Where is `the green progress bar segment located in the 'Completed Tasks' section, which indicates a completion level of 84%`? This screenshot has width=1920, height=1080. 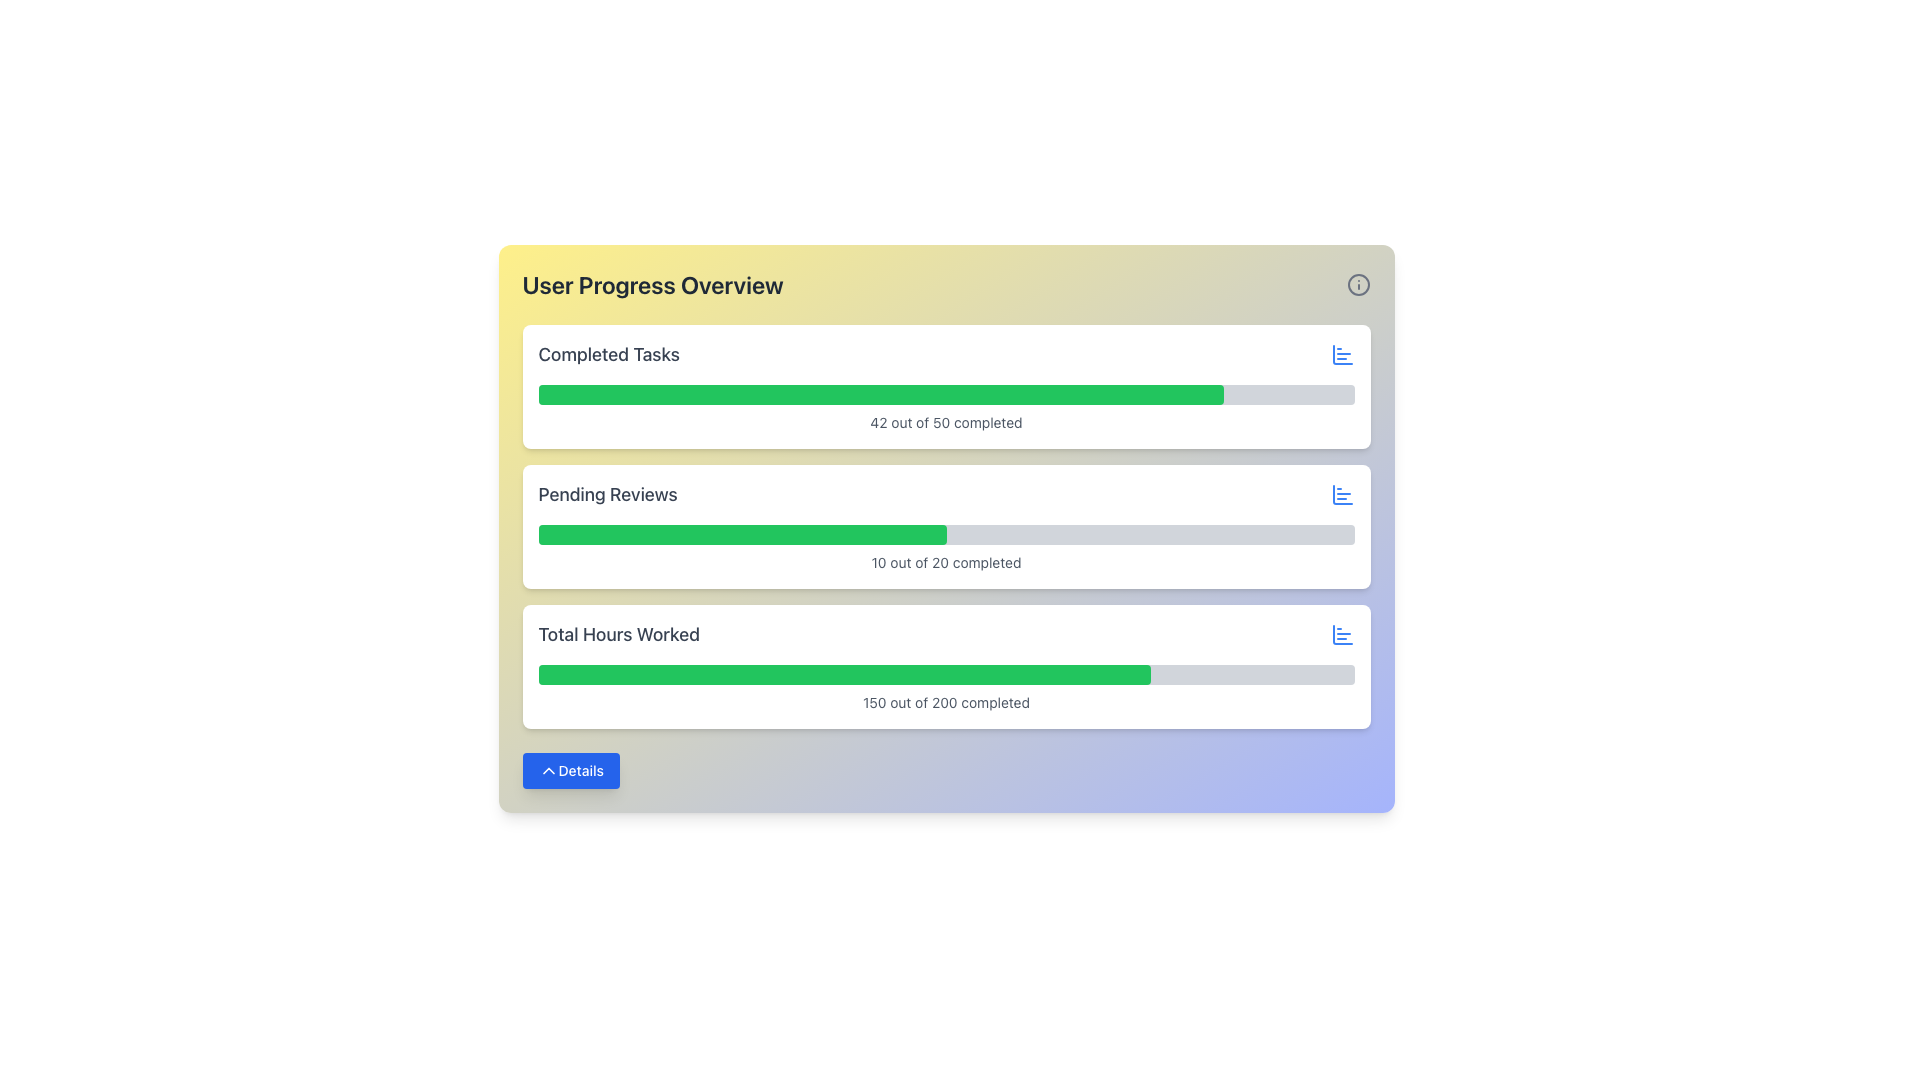 the green progress bar segment located in the 'Completed Tasks' section, which indicates a completion level of 84% is located at coordinates (880, 394).